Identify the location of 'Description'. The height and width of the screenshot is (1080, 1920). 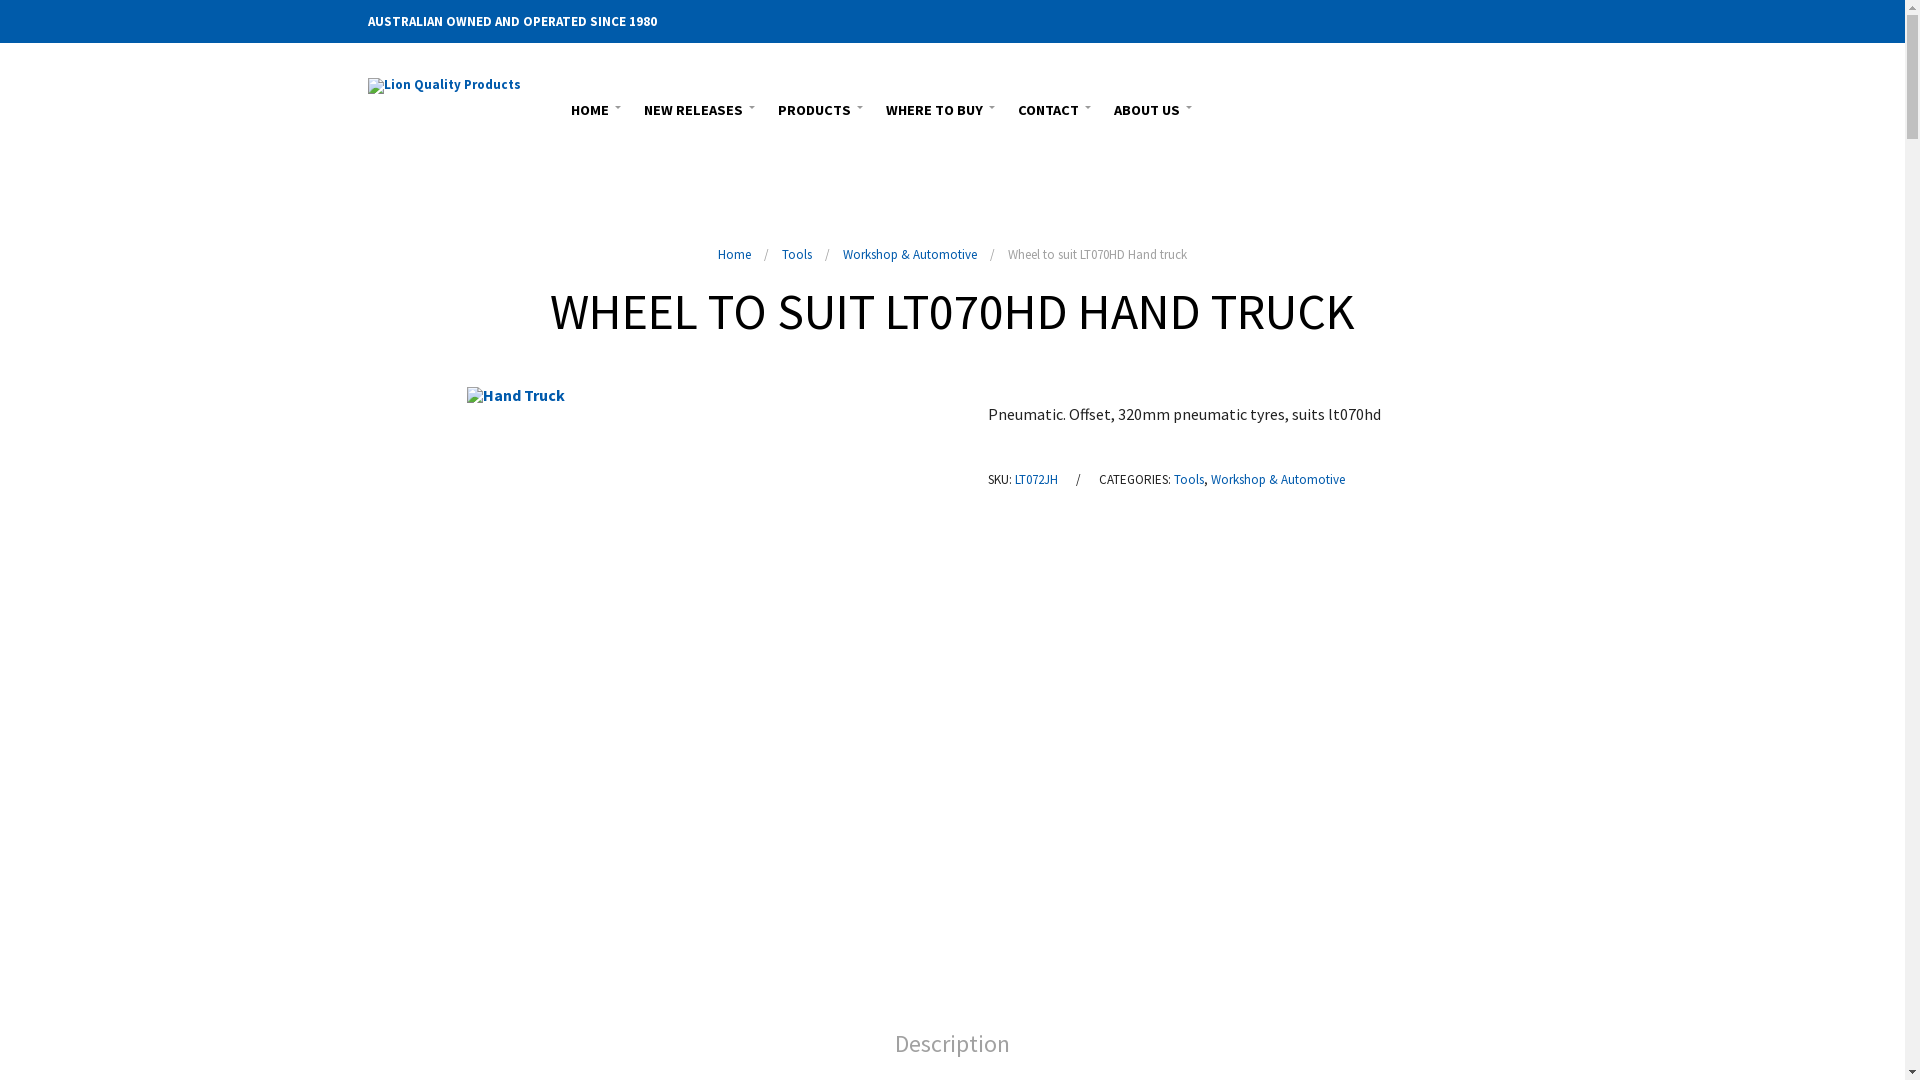
(951, 1042).